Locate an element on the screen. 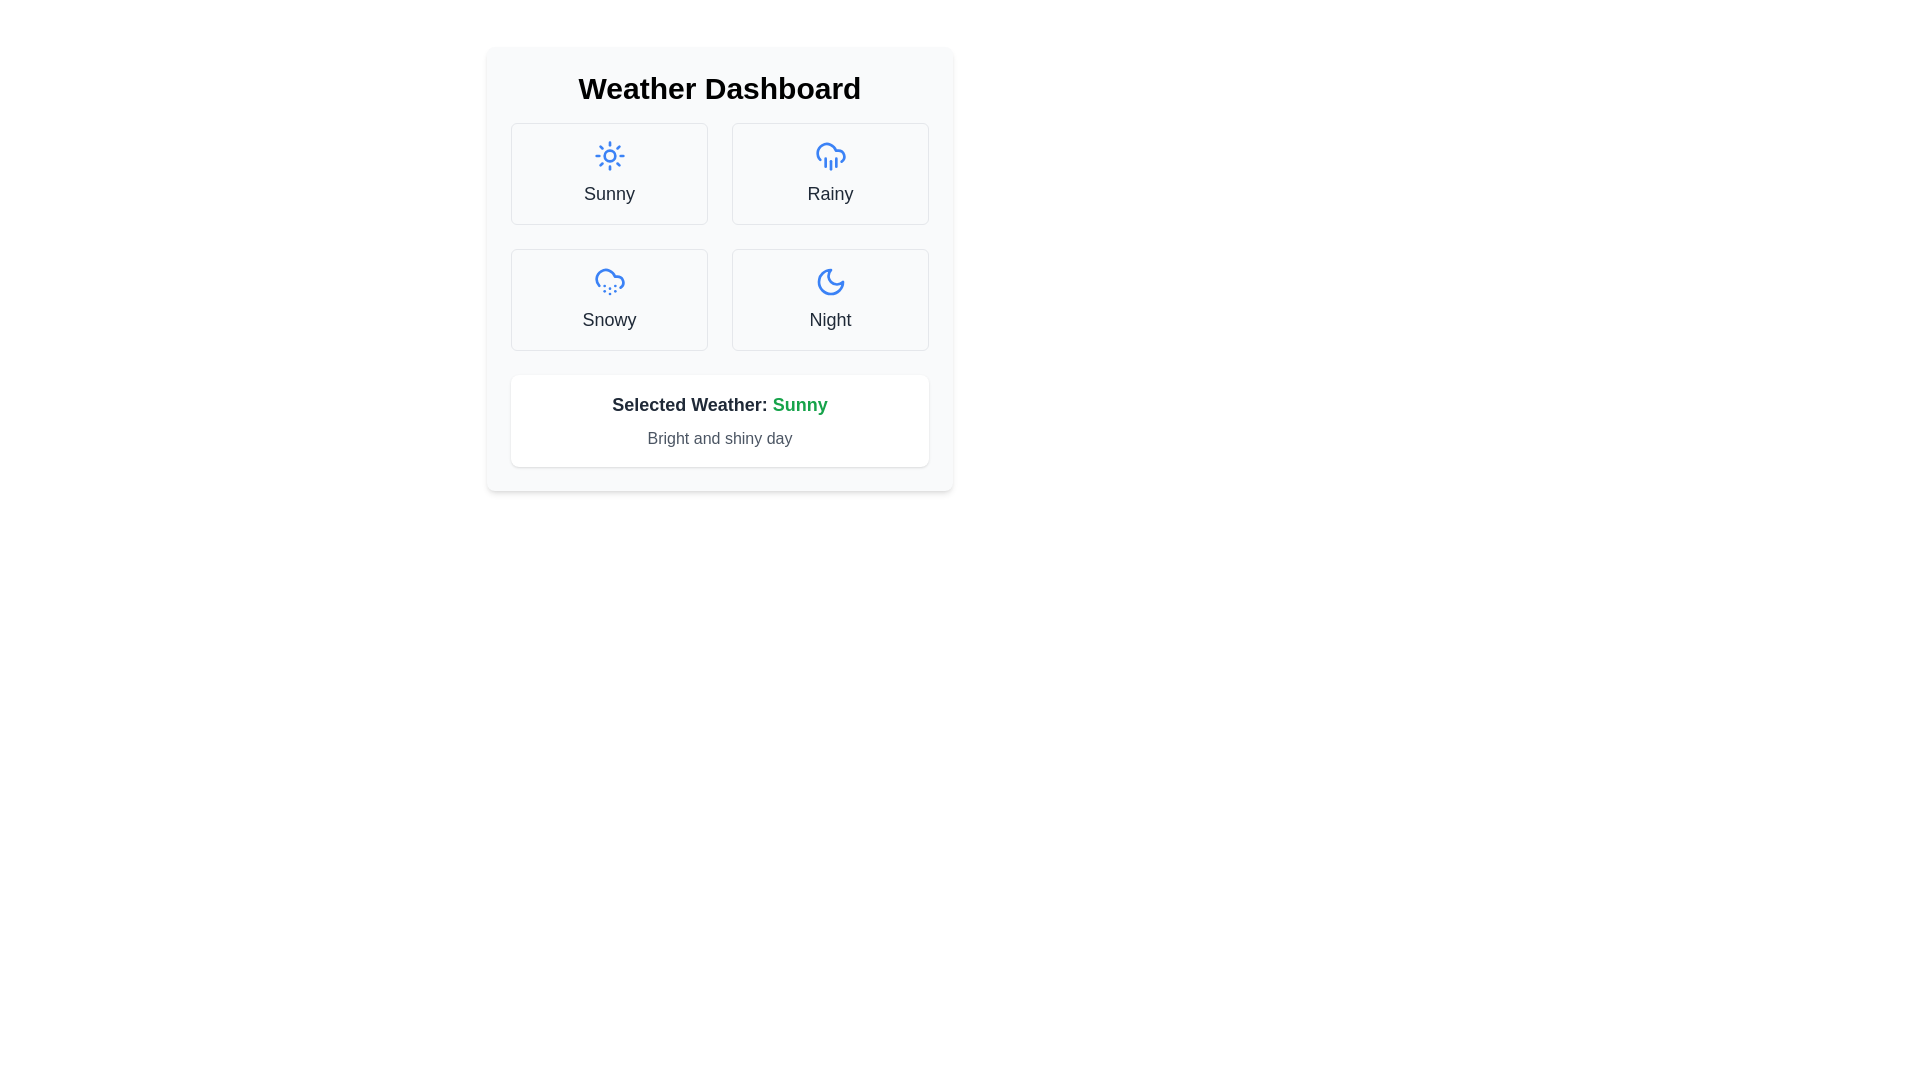 This screenshot has height=1080, width=1920. the 'Rainy' weather selection icon, which is the second item in the top row of the weather options on the 'Weather Dashboard' panel, located directly above the text 'Rainy' is located at coordinates (830, 154).